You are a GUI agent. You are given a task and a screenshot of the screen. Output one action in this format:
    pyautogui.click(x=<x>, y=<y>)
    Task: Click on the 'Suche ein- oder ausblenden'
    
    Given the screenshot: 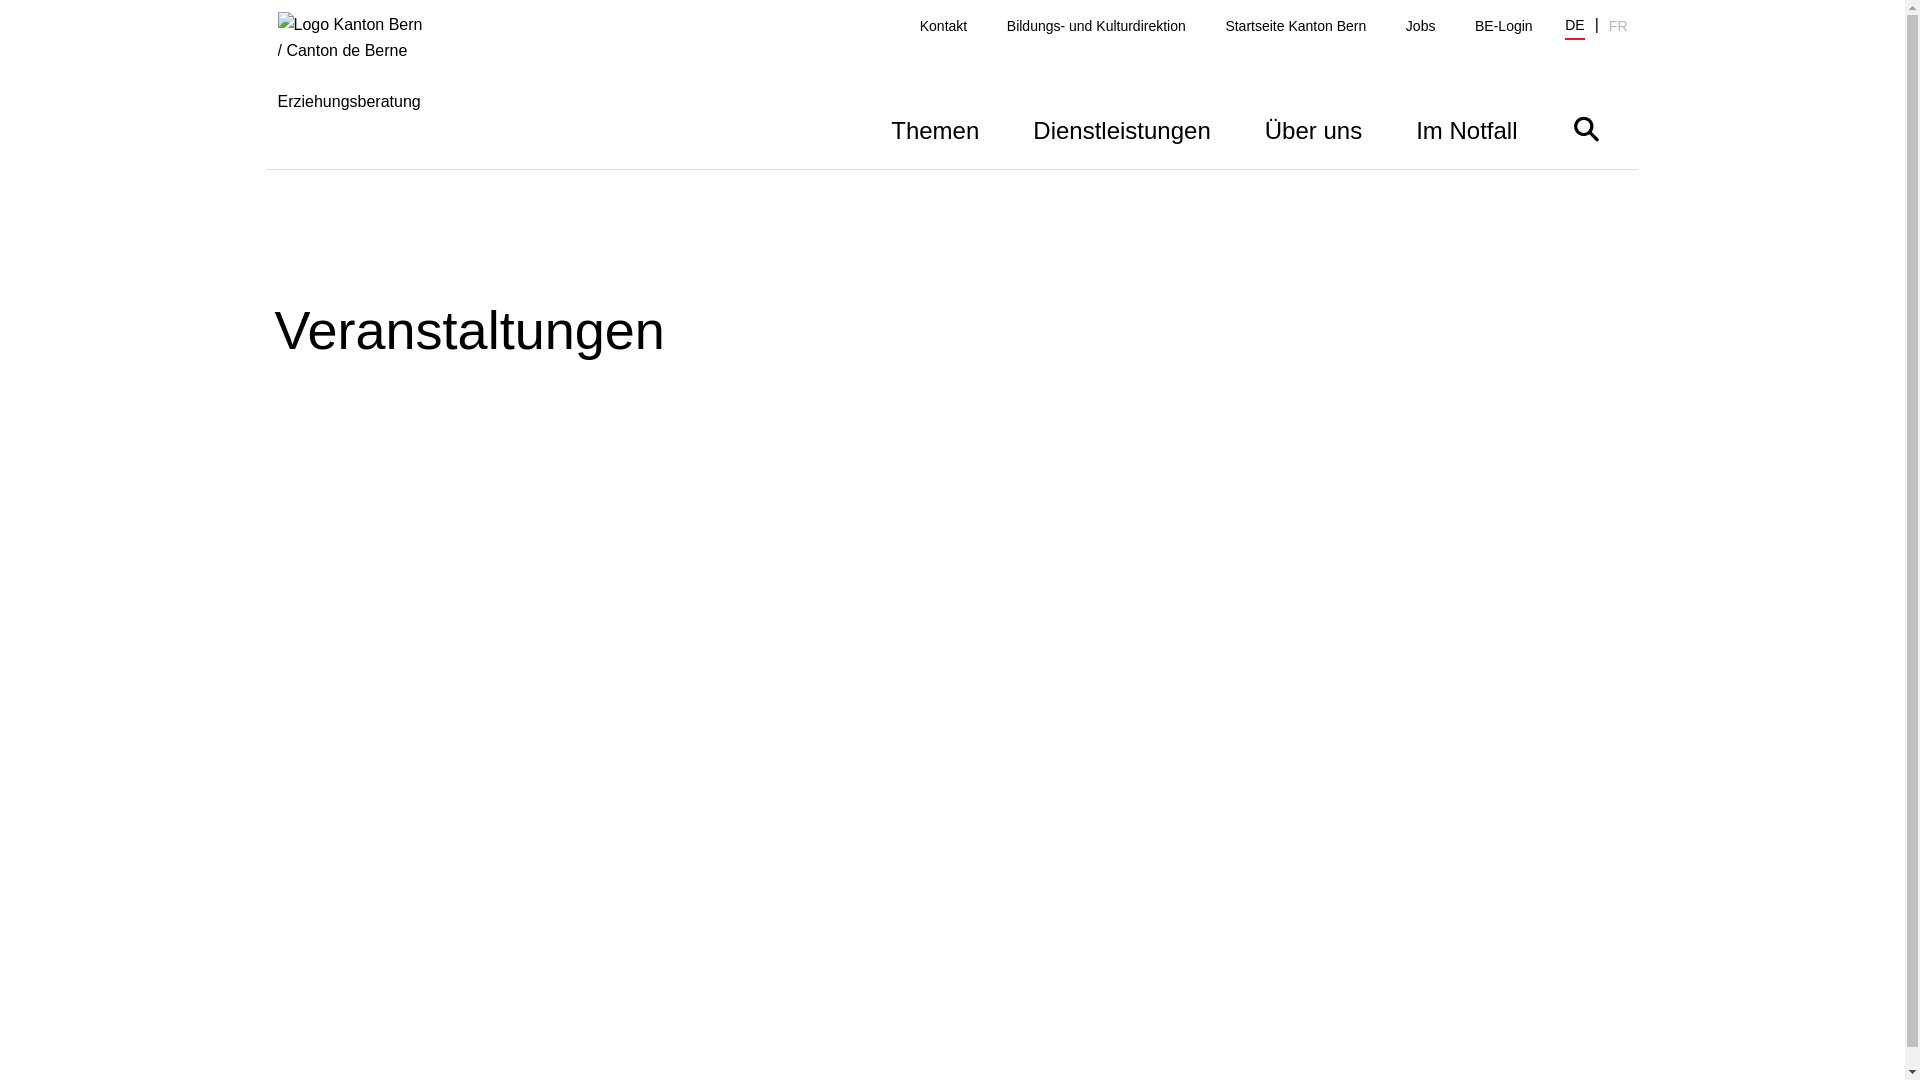 What is the action you would take?
    pyautogui.click(x=1584, y=128)
    